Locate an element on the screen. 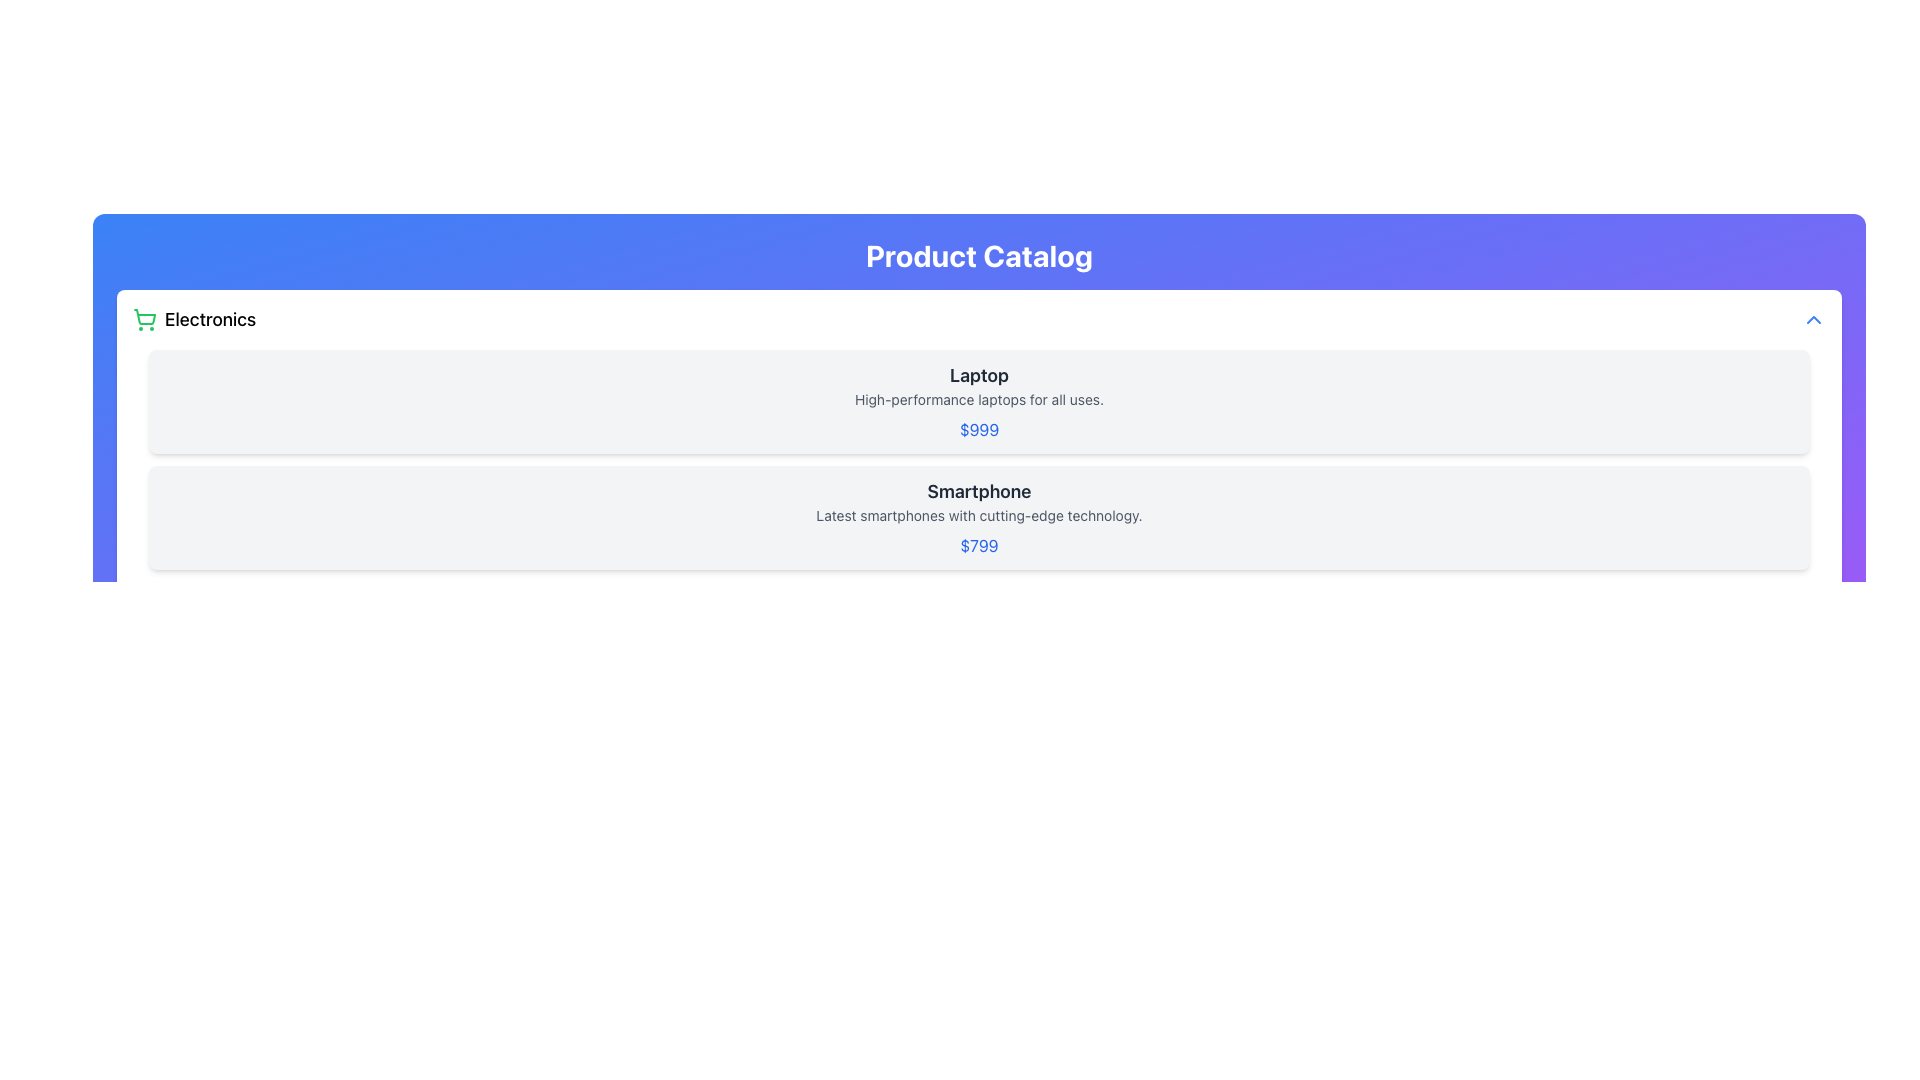 The width and height of the screenshot is (1920, 1080). supplementary text label providing details about the 'Smartphone' item, which is located below the 'Smartphone' title and above the '$799' price label is located at coordinates (979, 515).